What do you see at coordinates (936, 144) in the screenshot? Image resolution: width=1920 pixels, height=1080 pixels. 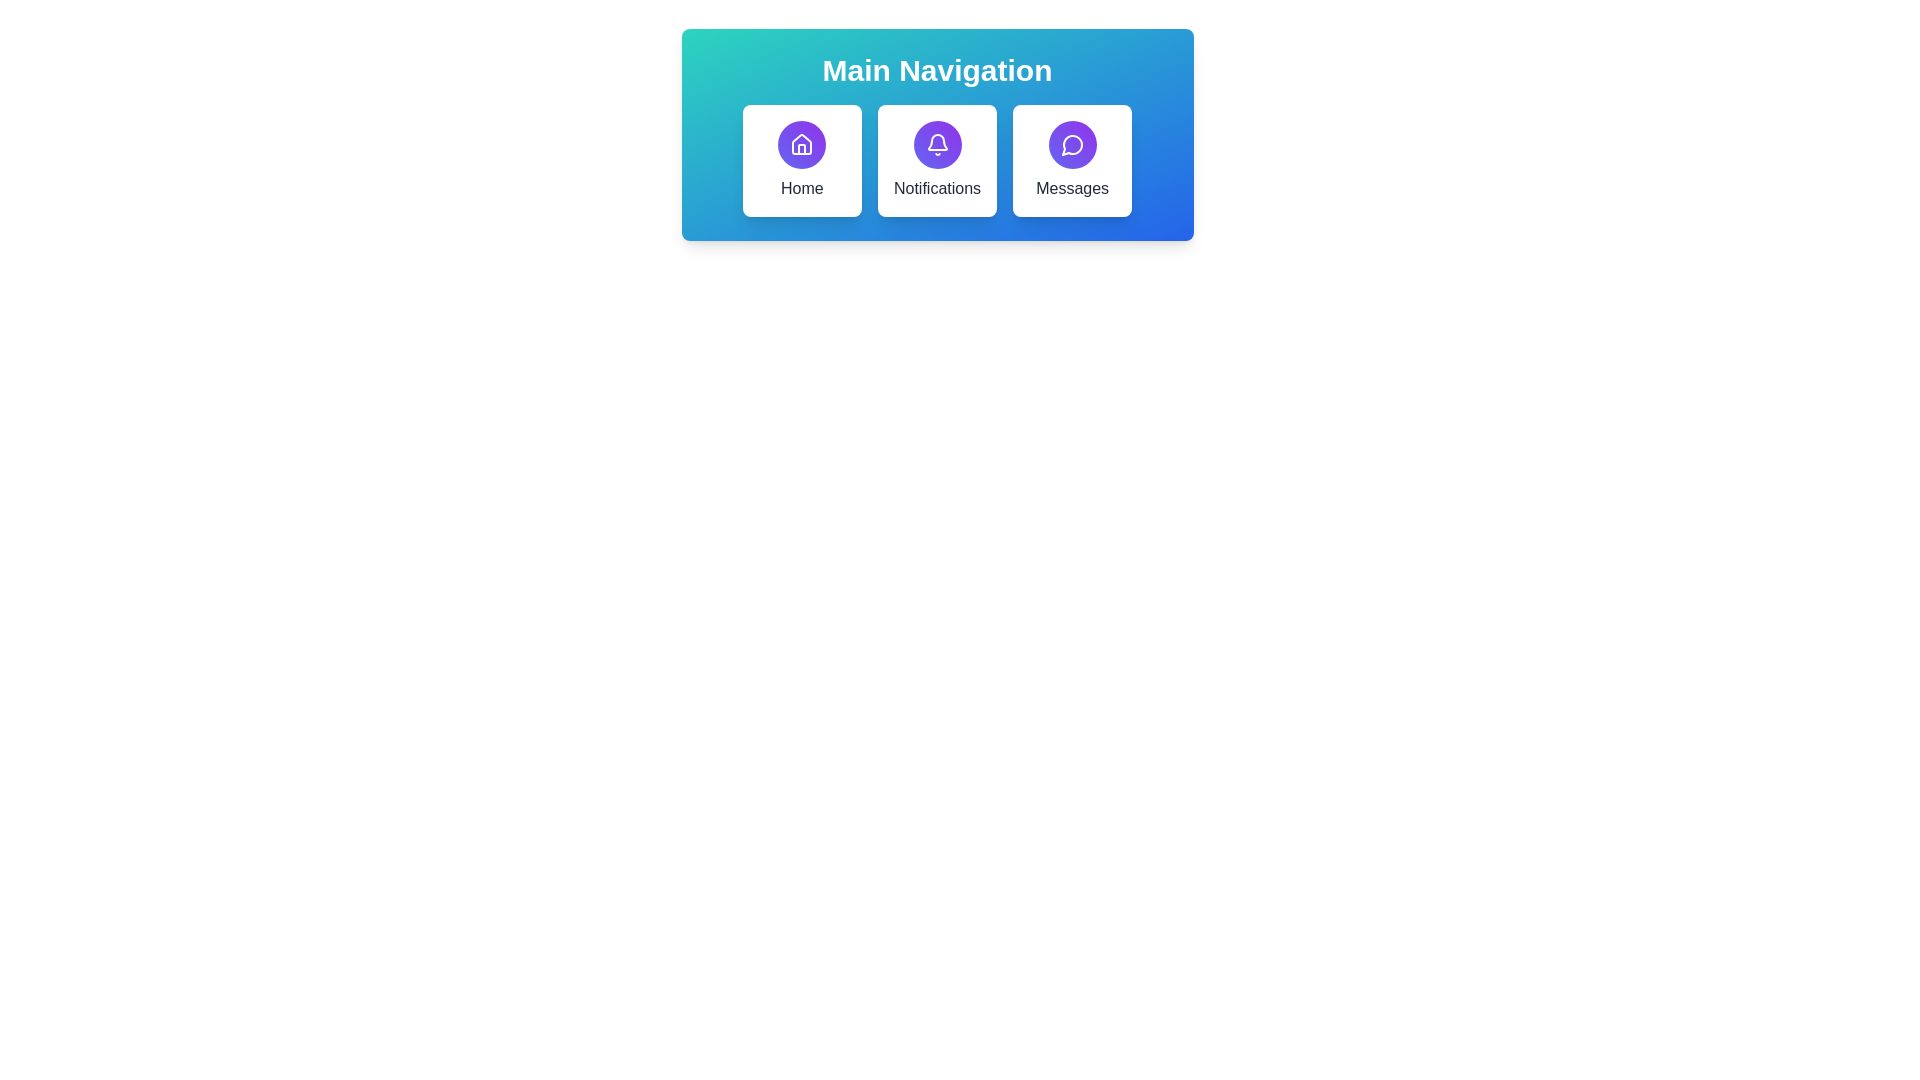 I see `the notification bell icon, which is styled with a gradient purple color and located in the middle of the navigation bar` at bounding box center [936, 144].